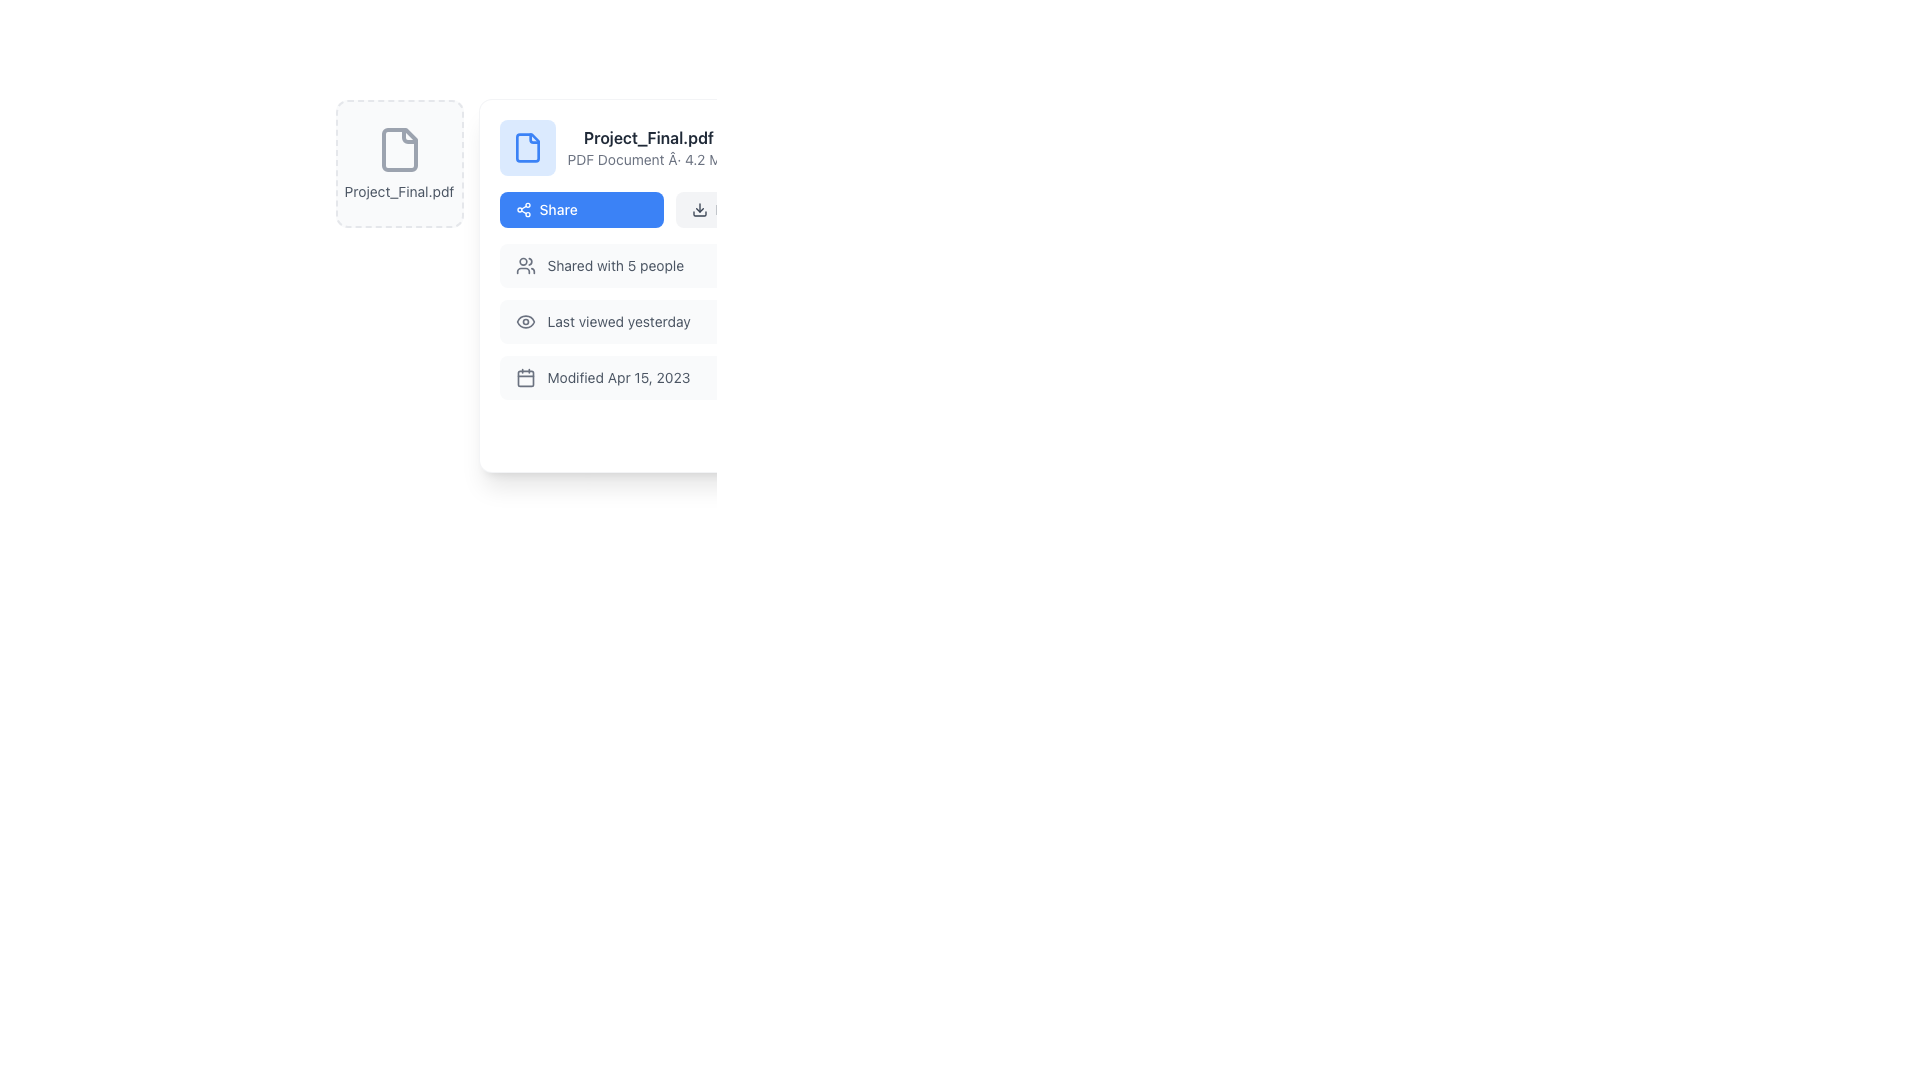 This screenshot has width=1920, height=1080. Describe the element at coordinates (813, 320) in the screenshot. I see `the visual representation of the clock icon located on the right side of the panel, next to the 'Last viewed yesterday' text` at that location.